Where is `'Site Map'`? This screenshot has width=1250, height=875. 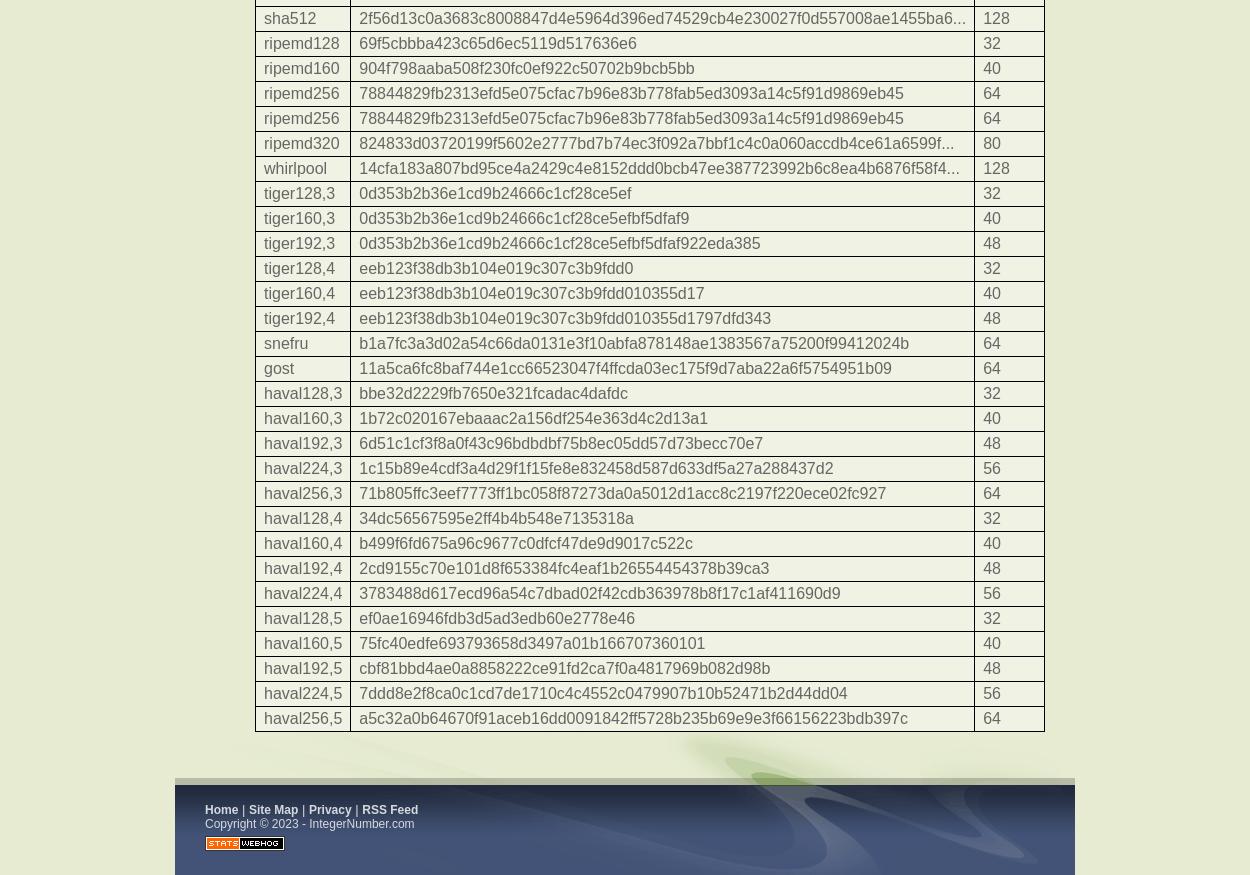
'Site Map' is located at coordinates (273, 808).